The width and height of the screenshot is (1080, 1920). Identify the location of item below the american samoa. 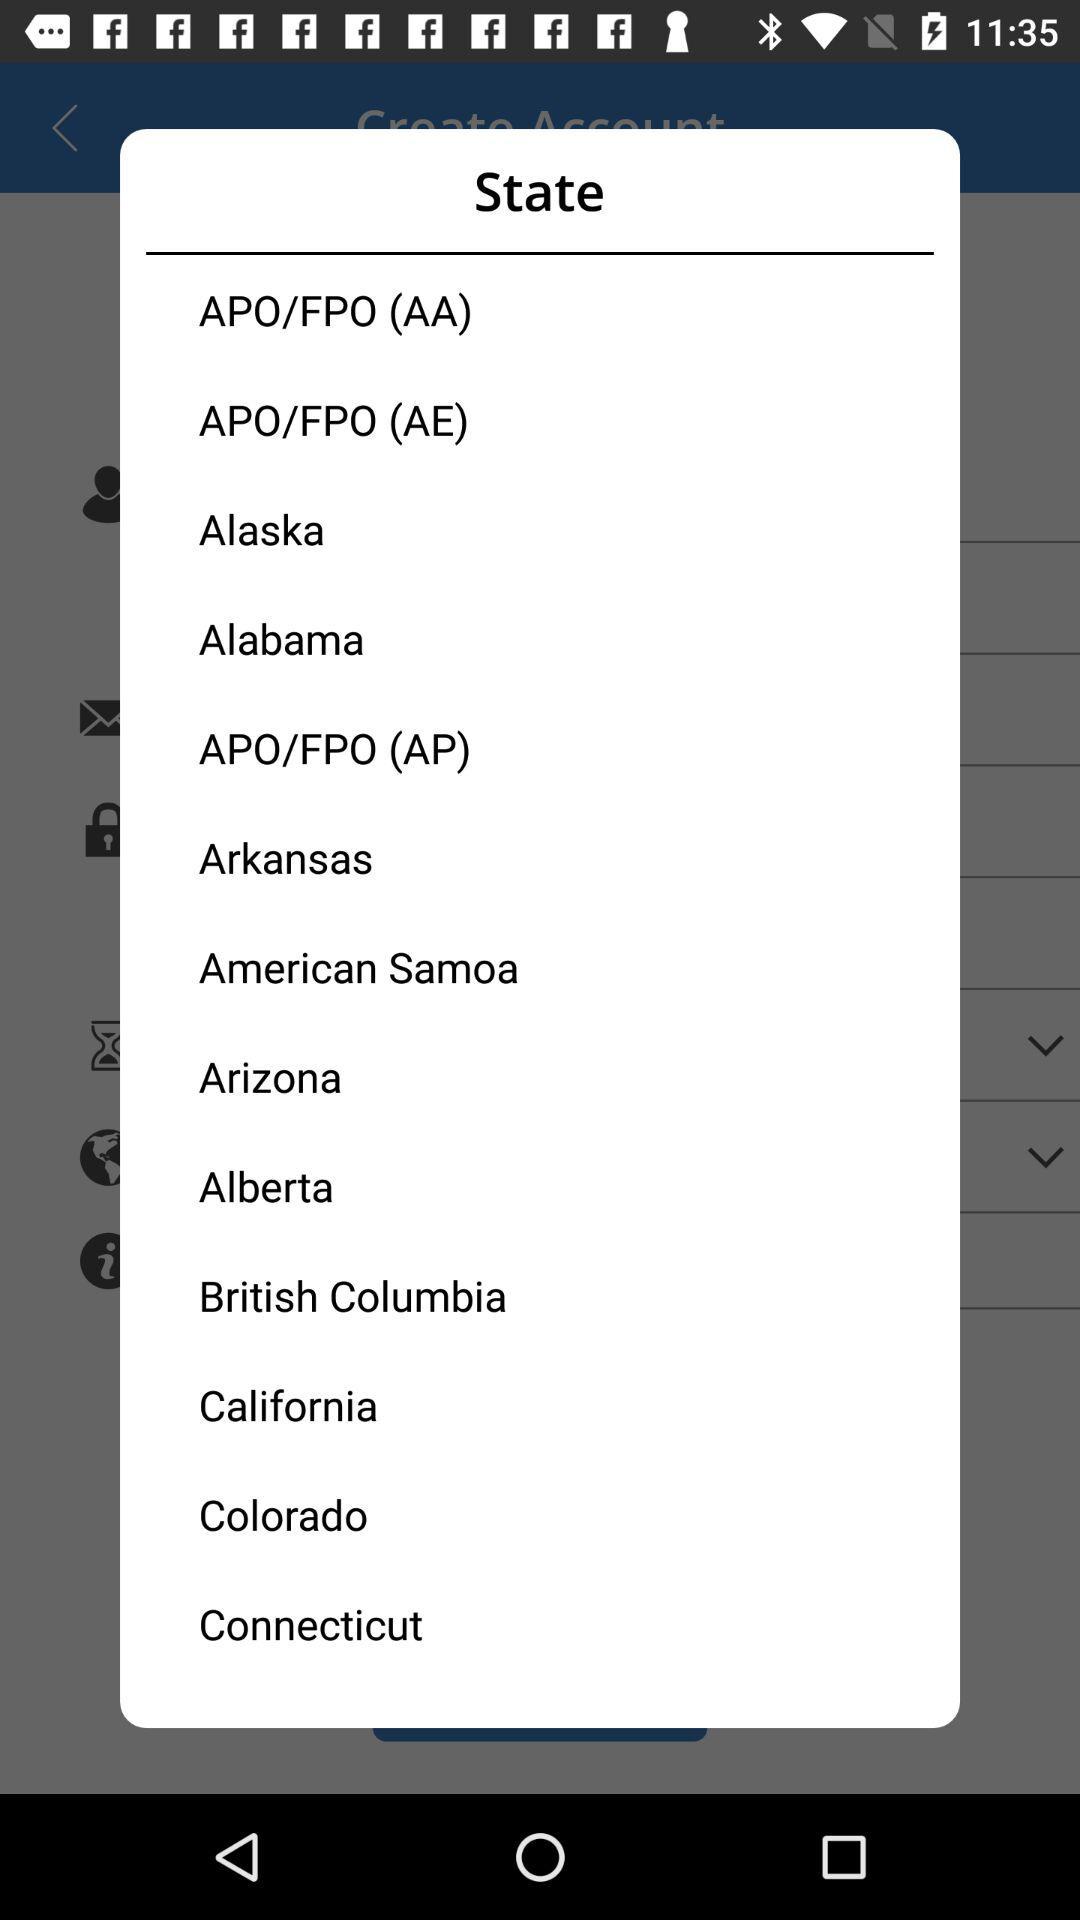
(369, 1075).